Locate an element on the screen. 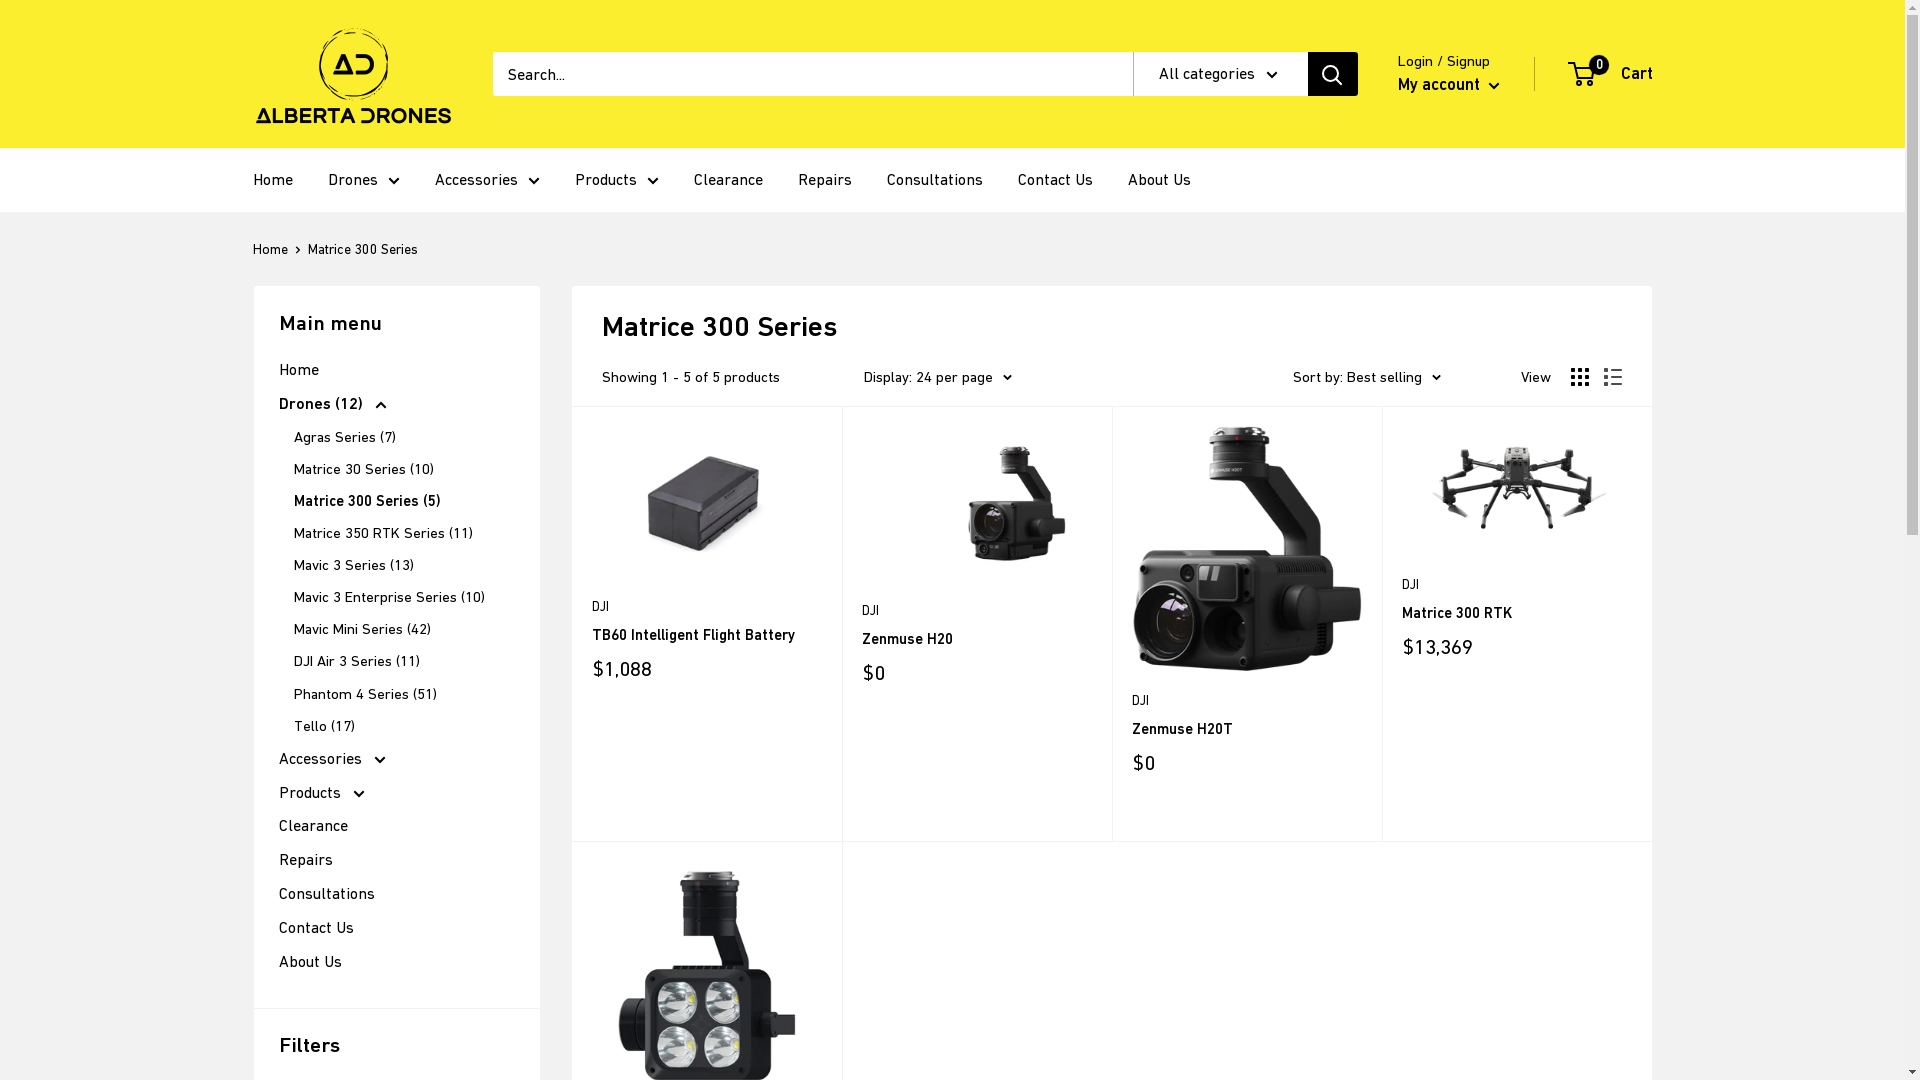 The width and height of the screenshot is (1920, 1080). 'Clearance' is located at coordinates (277, 825).